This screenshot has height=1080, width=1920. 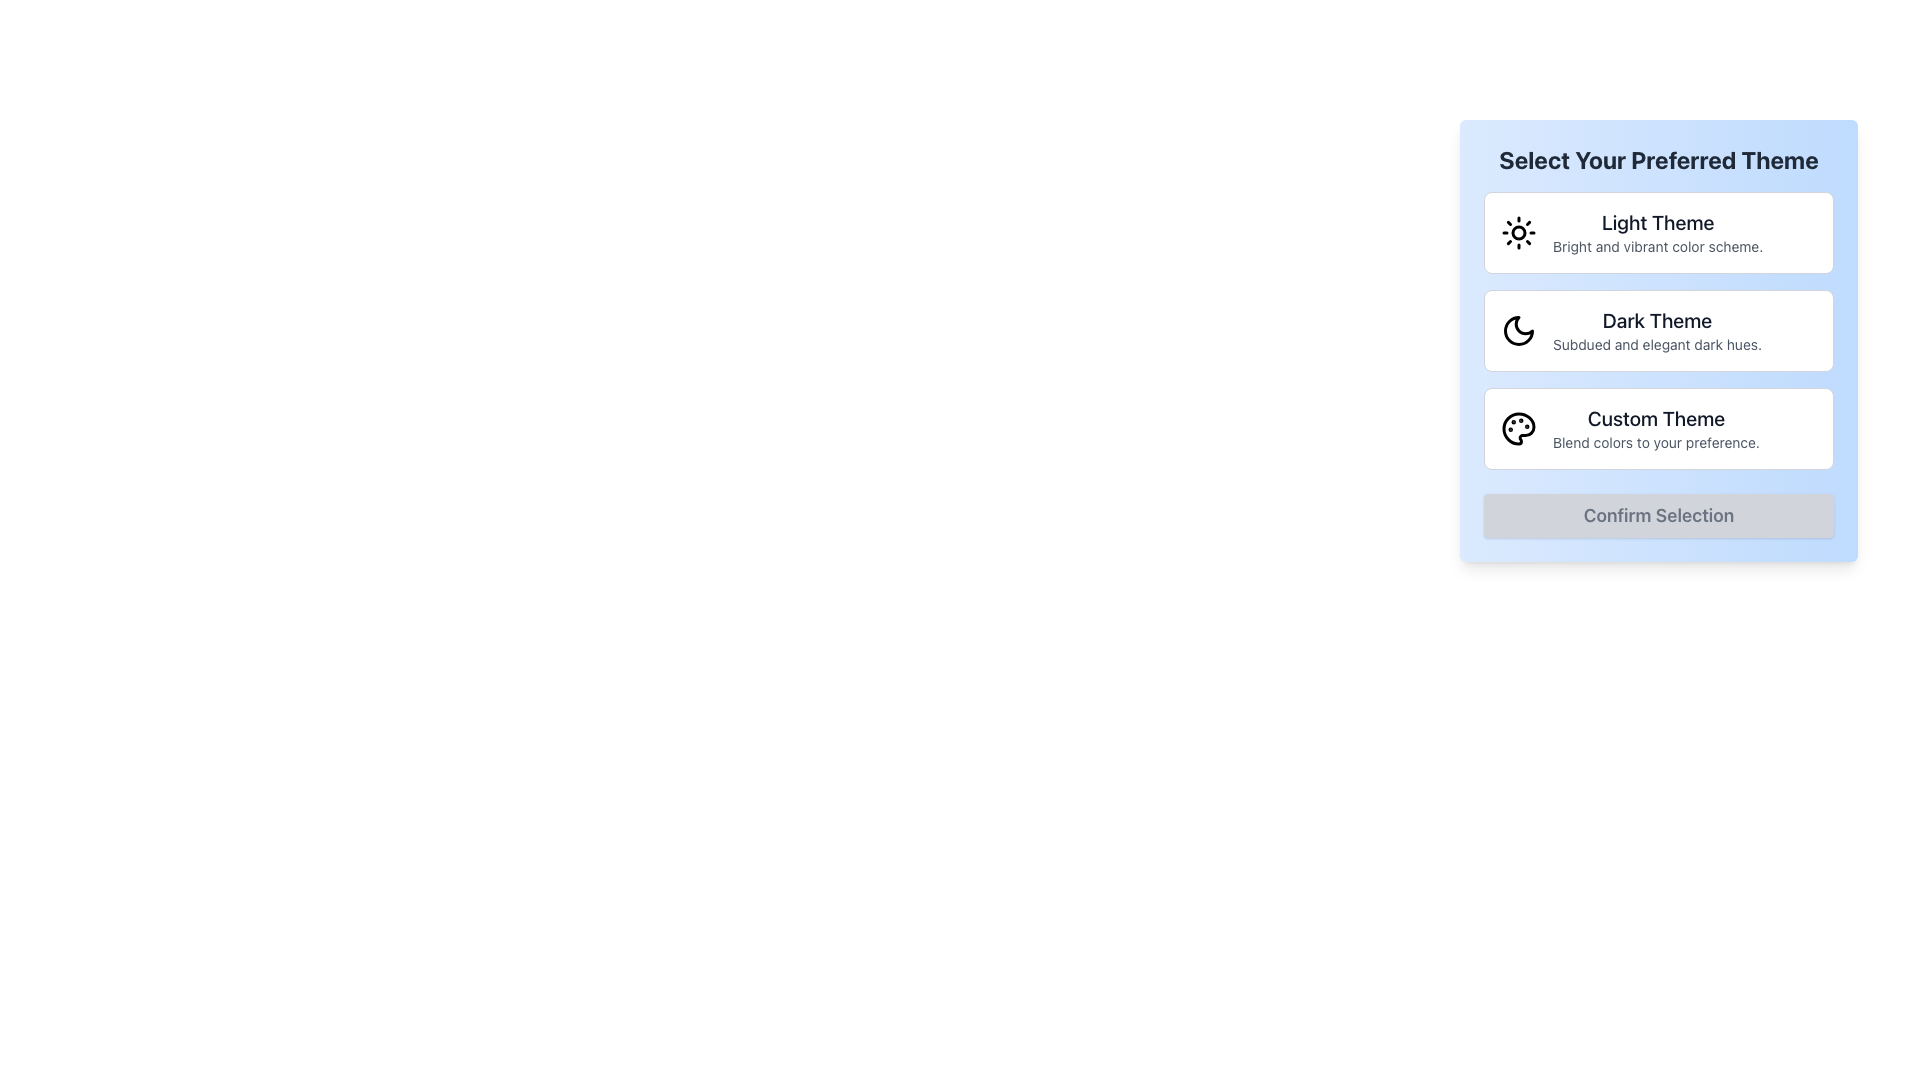 I want to click on the crescent moon graphic representing the 'Dark Theme' option in the theme selection menu, so click(x=1518, y=330).